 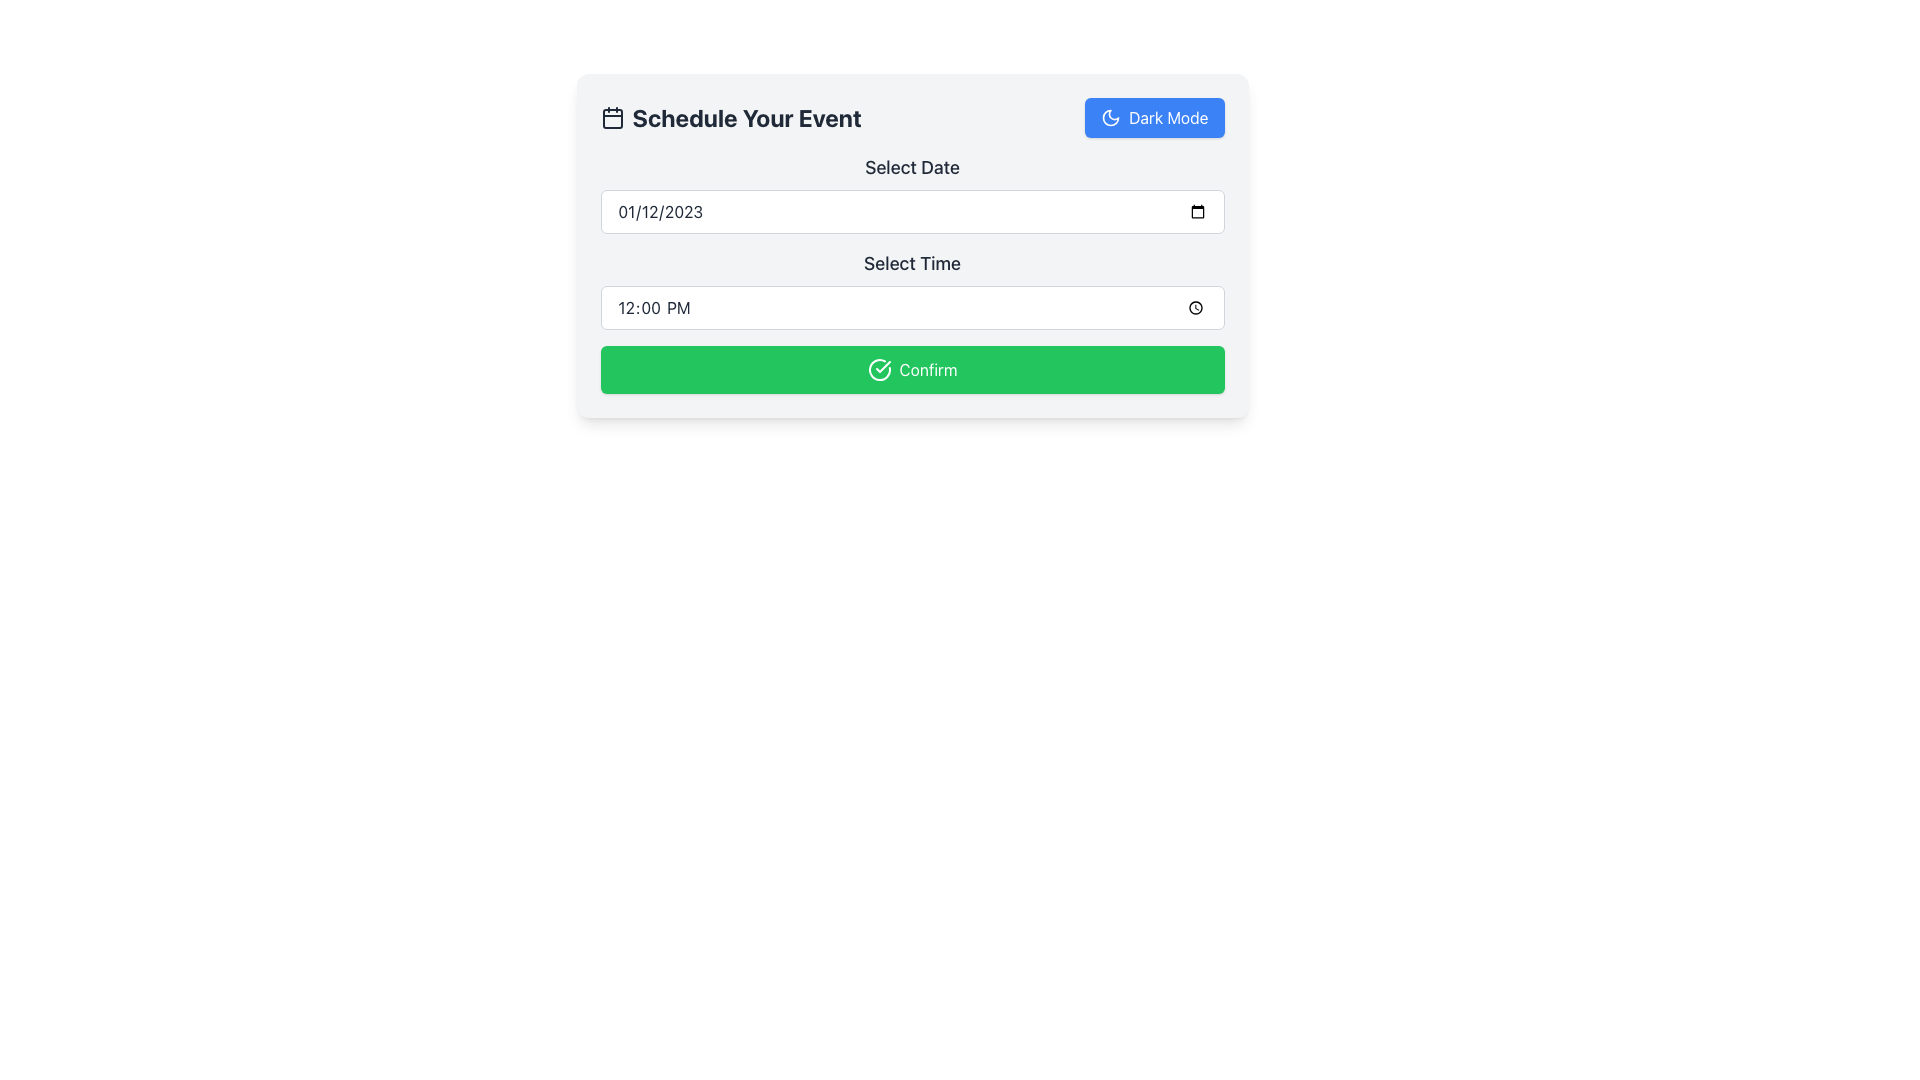 I want to click on the dark mode toggle button located in the top right corner of the interface, so click(x=1110, y=118).